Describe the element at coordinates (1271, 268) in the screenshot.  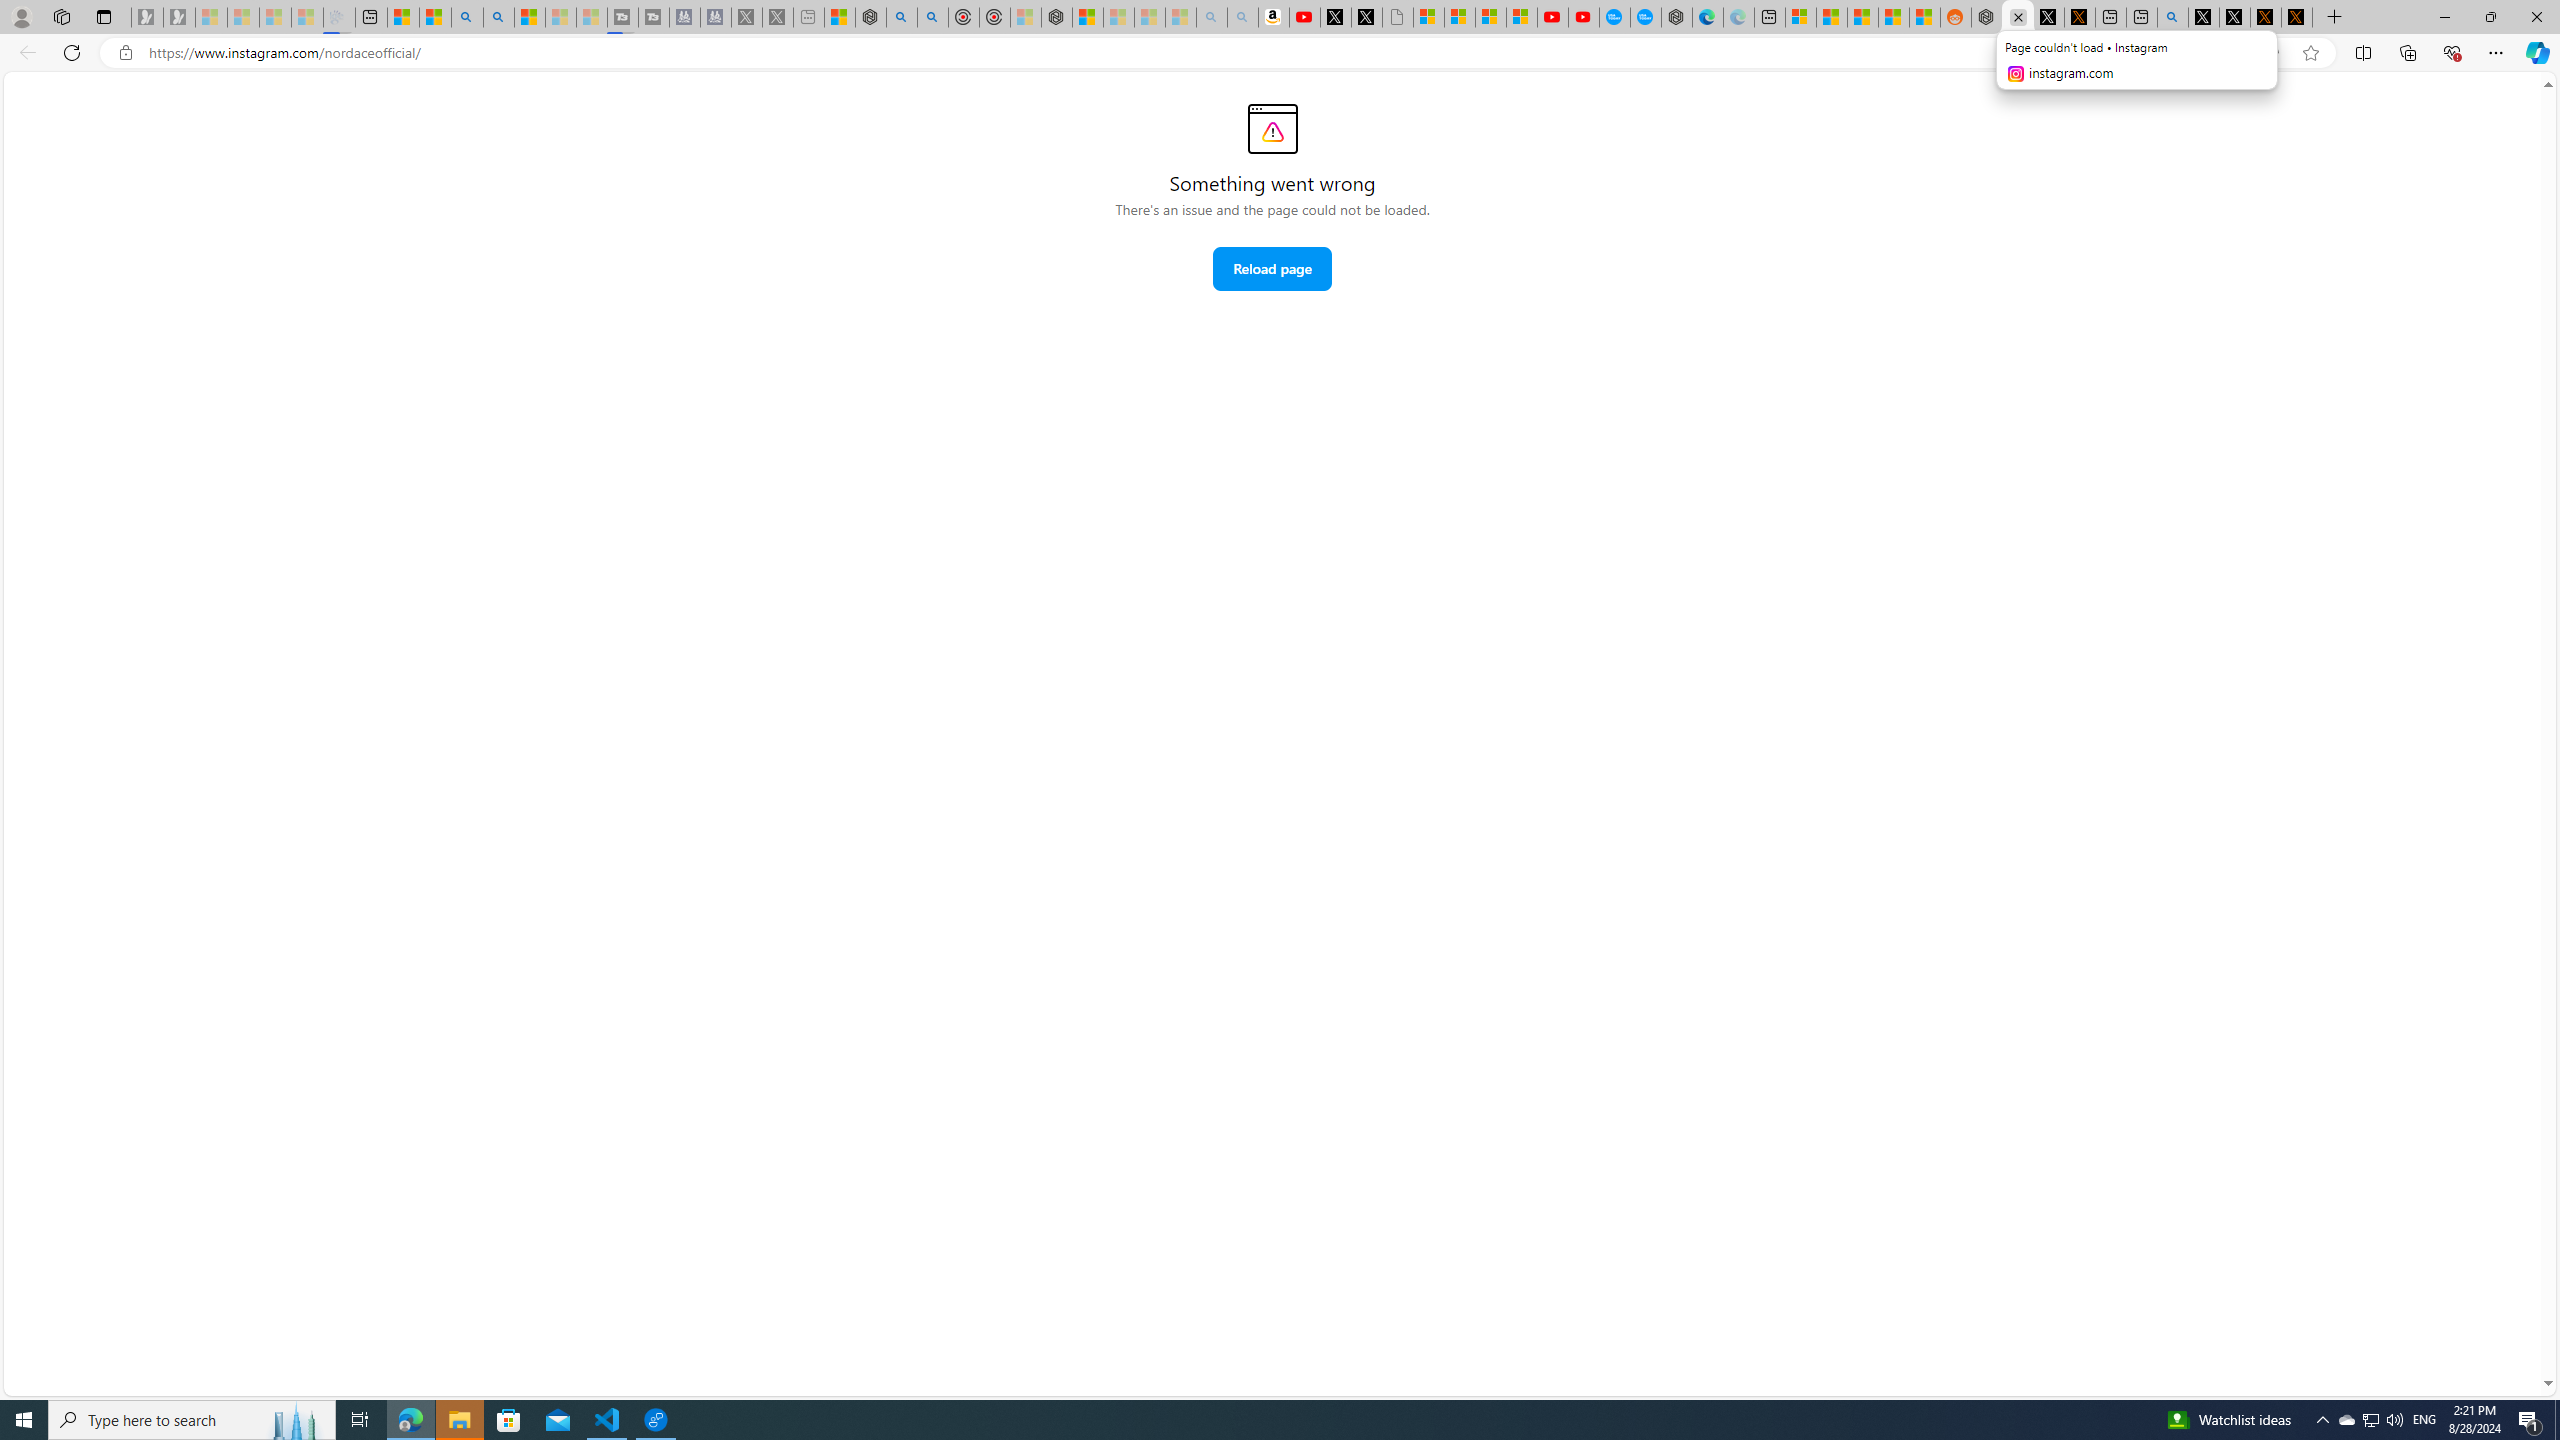
I see `'Reload page'` at that location.